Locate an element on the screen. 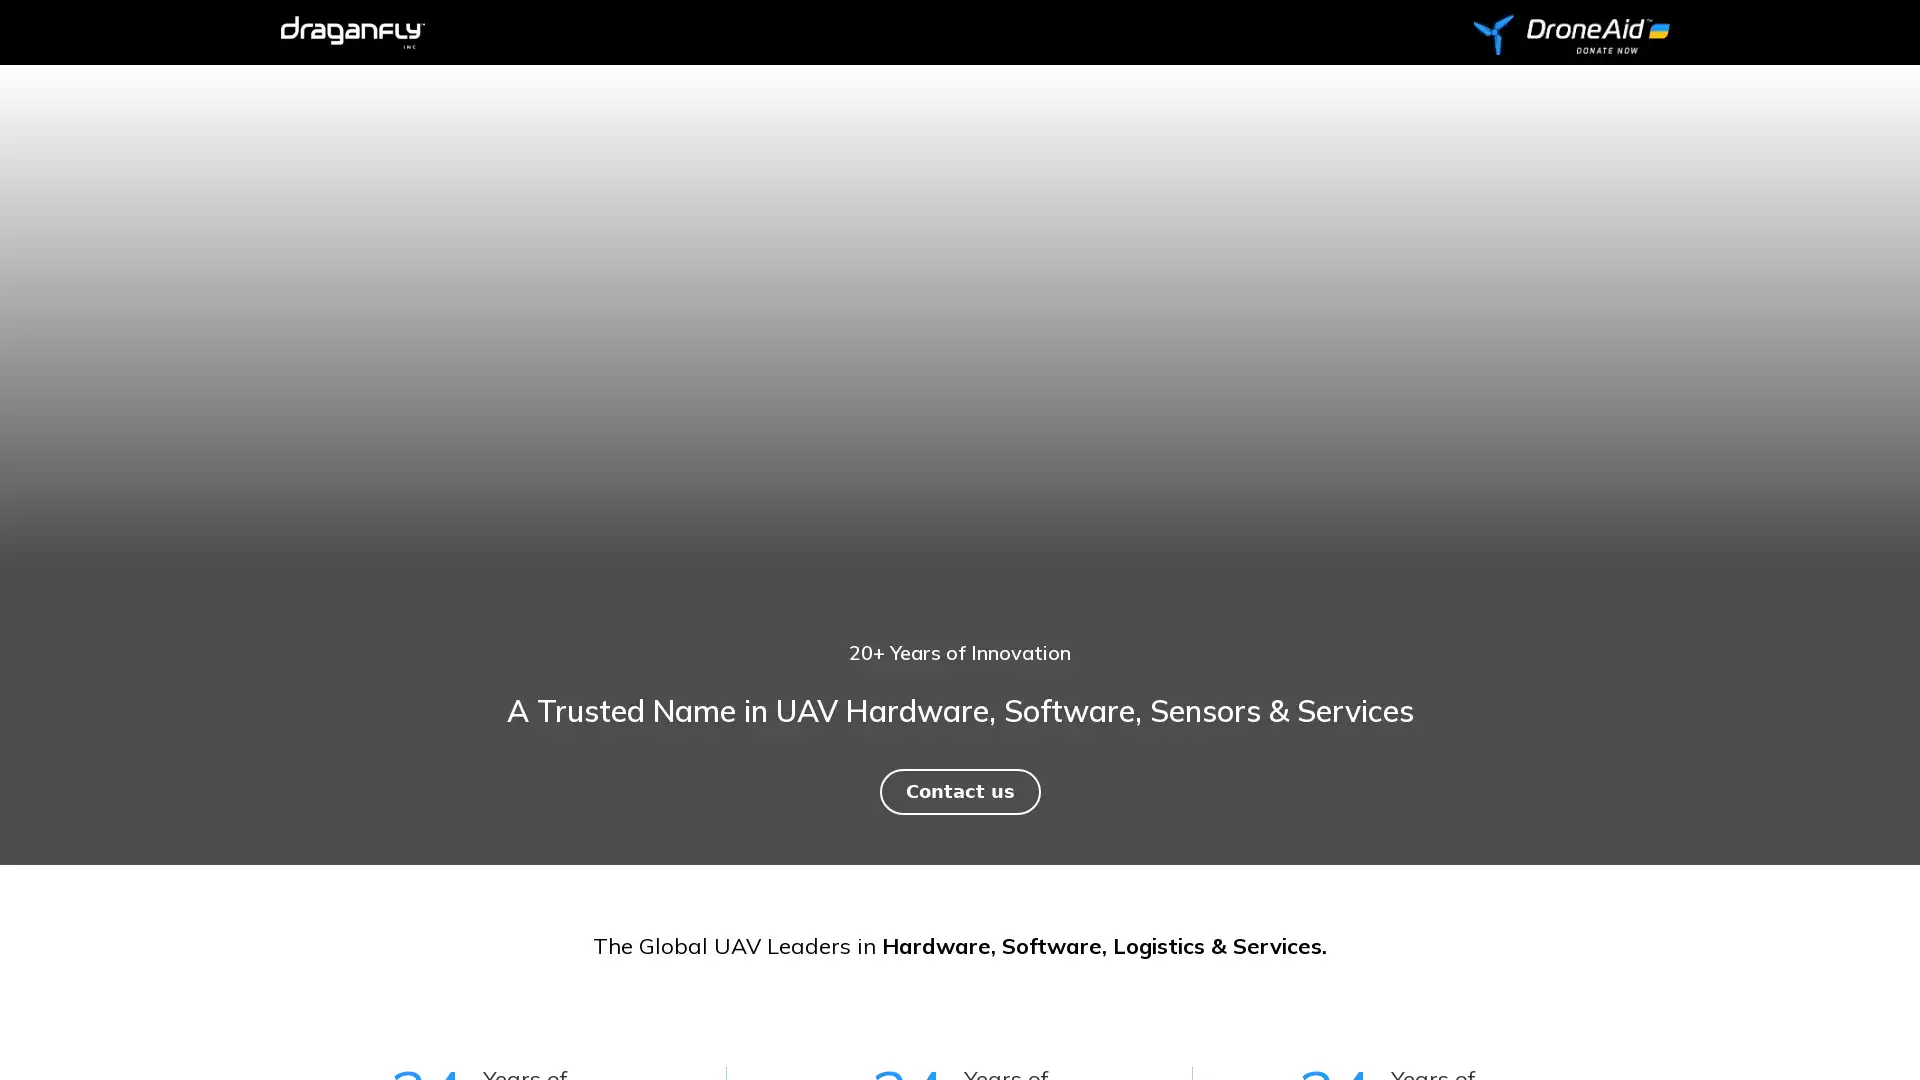 The width and height of the screenshot is (1920, 1080). Contact us is located at coordinates (958, 790).